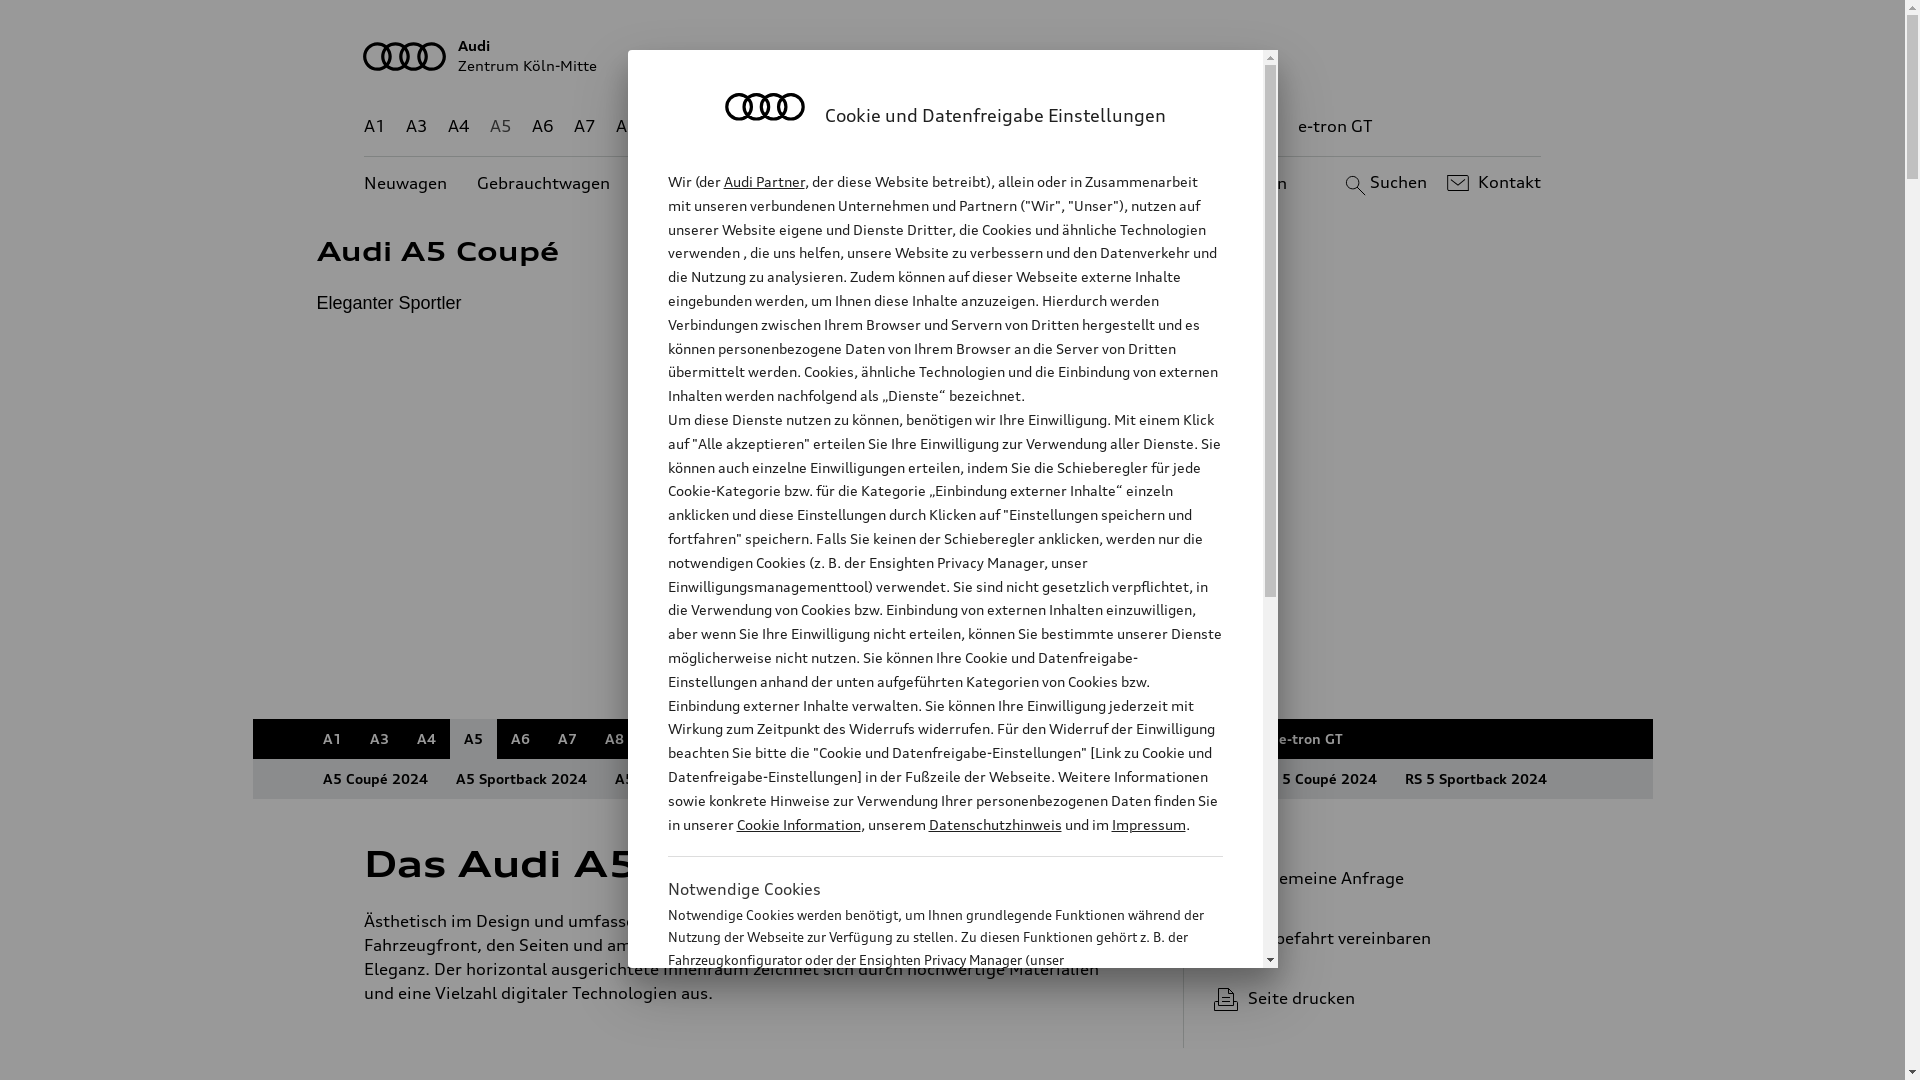 The height and width of the screenshot is (1080, 1920). Describe the element at coordinates (712, 126) in the screenshot. I see `'Q3'` at that location.